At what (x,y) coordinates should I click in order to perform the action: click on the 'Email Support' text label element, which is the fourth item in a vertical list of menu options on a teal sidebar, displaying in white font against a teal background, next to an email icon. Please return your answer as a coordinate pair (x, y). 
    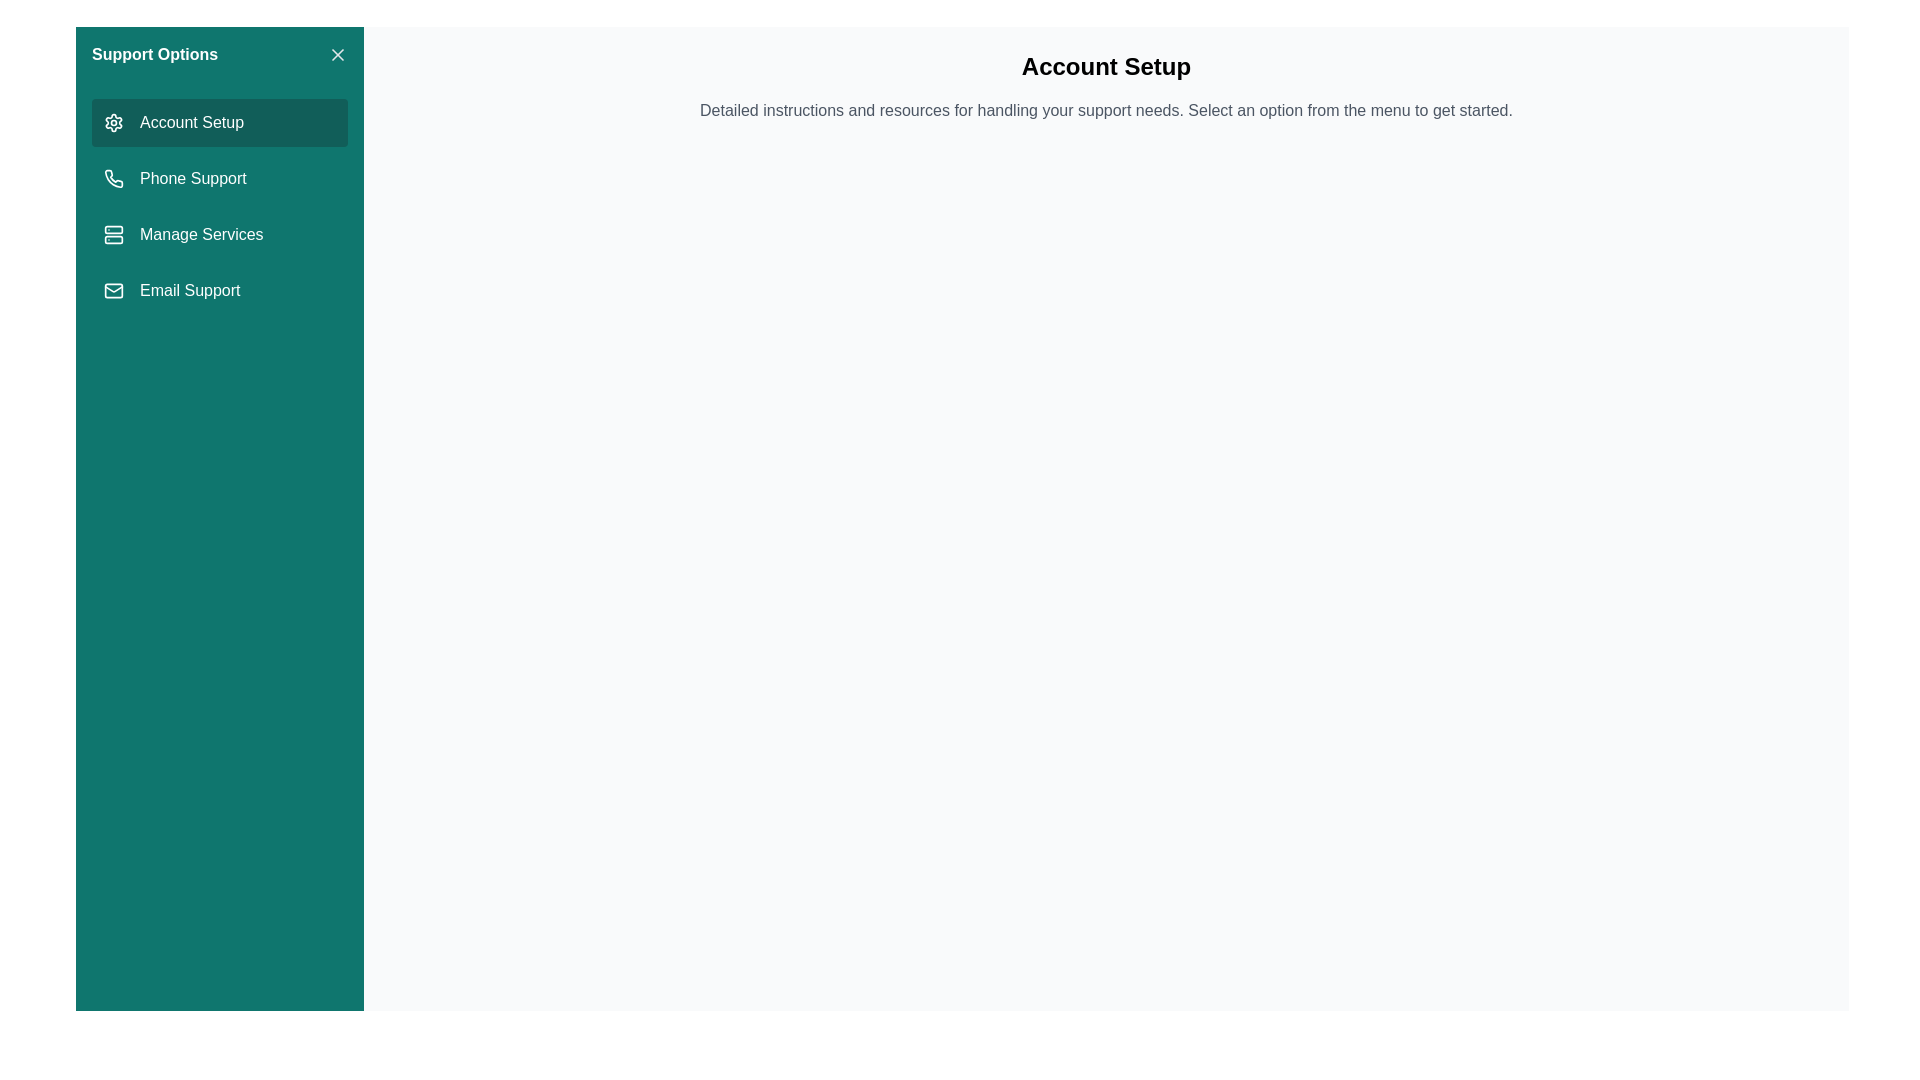
    Looking at the image, I should click on (190, 290).